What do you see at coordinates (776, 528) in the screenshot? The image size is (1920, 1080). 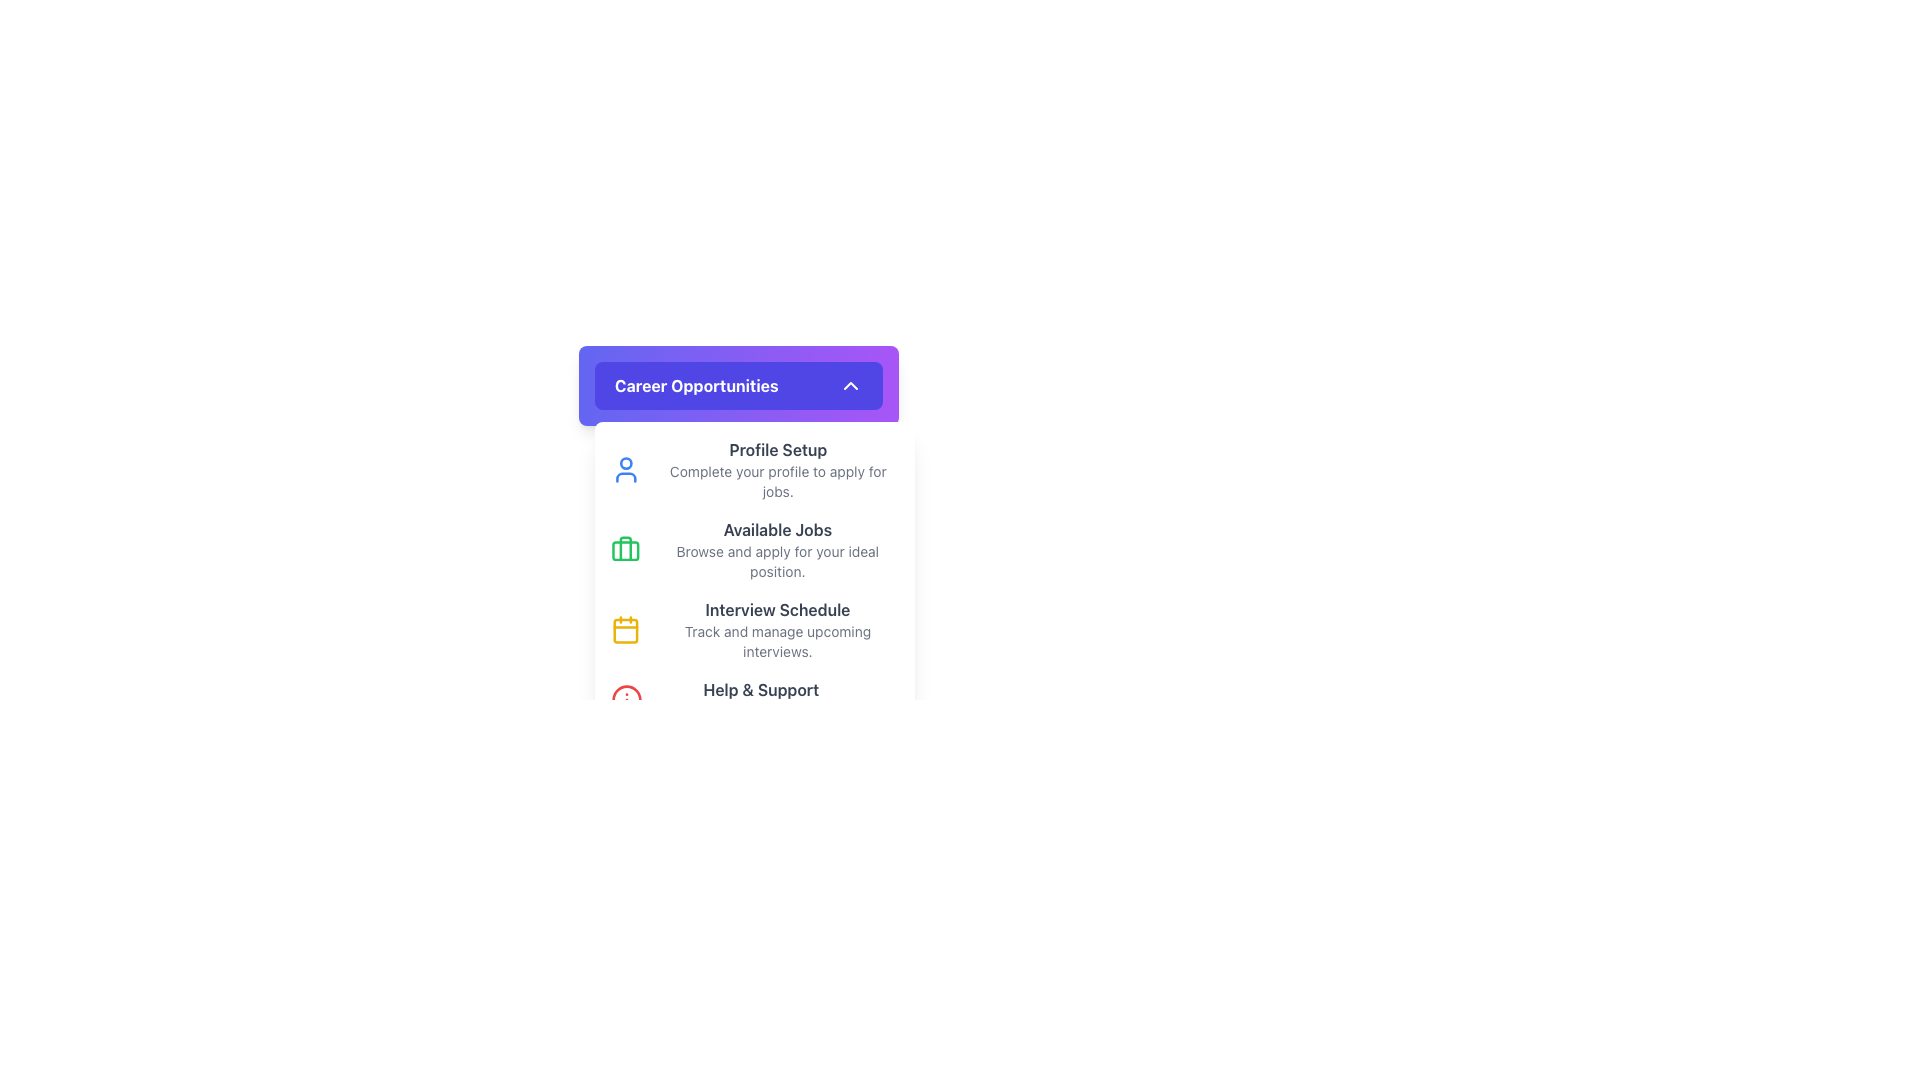 I see `the text label titled 'Available Jobs', which is located below the 'Career Opportunities' header and is the second item in the list` at bounding box center [776, 528].